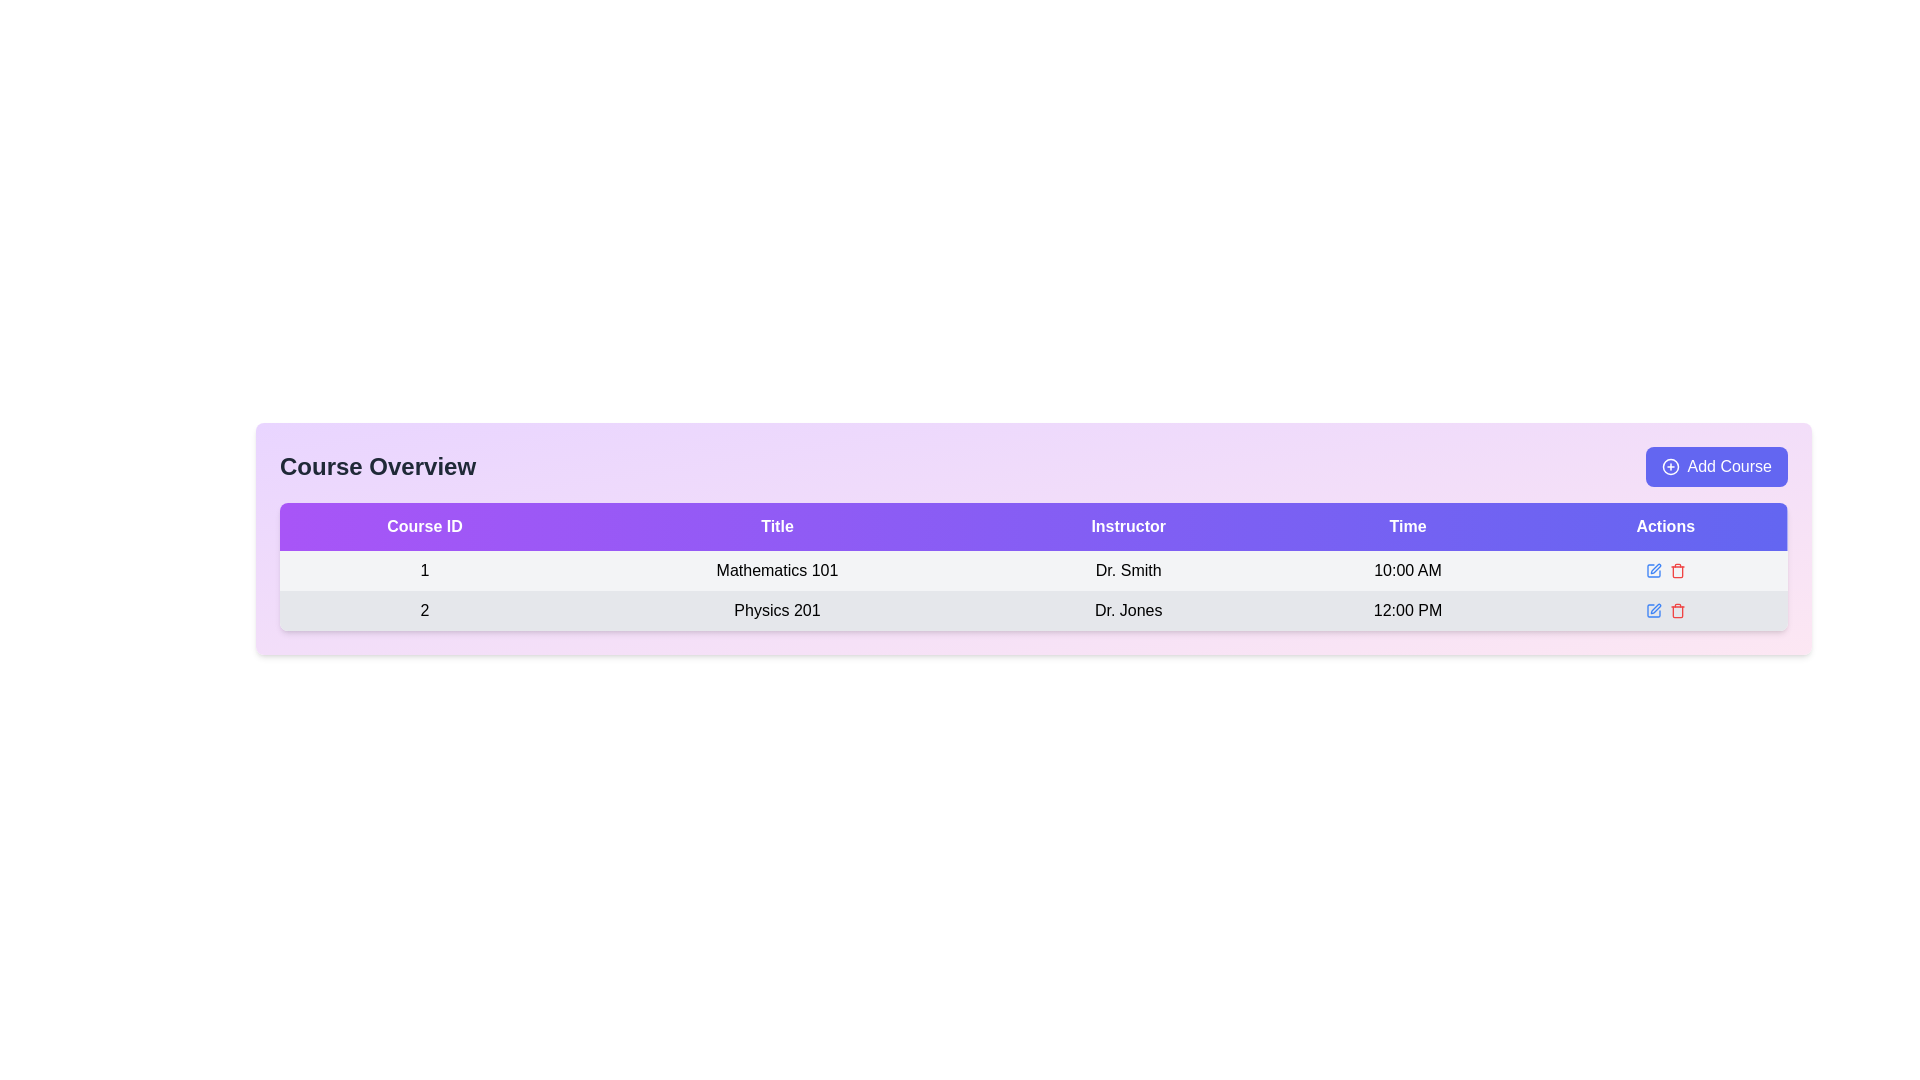 The width and height of the screenshot is (1920, 1080). What do you see at coordinates (424, 570) in the screenshot?
I see `the first table cell that serves as the identifier for the first row in the course overview table, located under the 'Course ID' header` at bounding box center [424, 570].